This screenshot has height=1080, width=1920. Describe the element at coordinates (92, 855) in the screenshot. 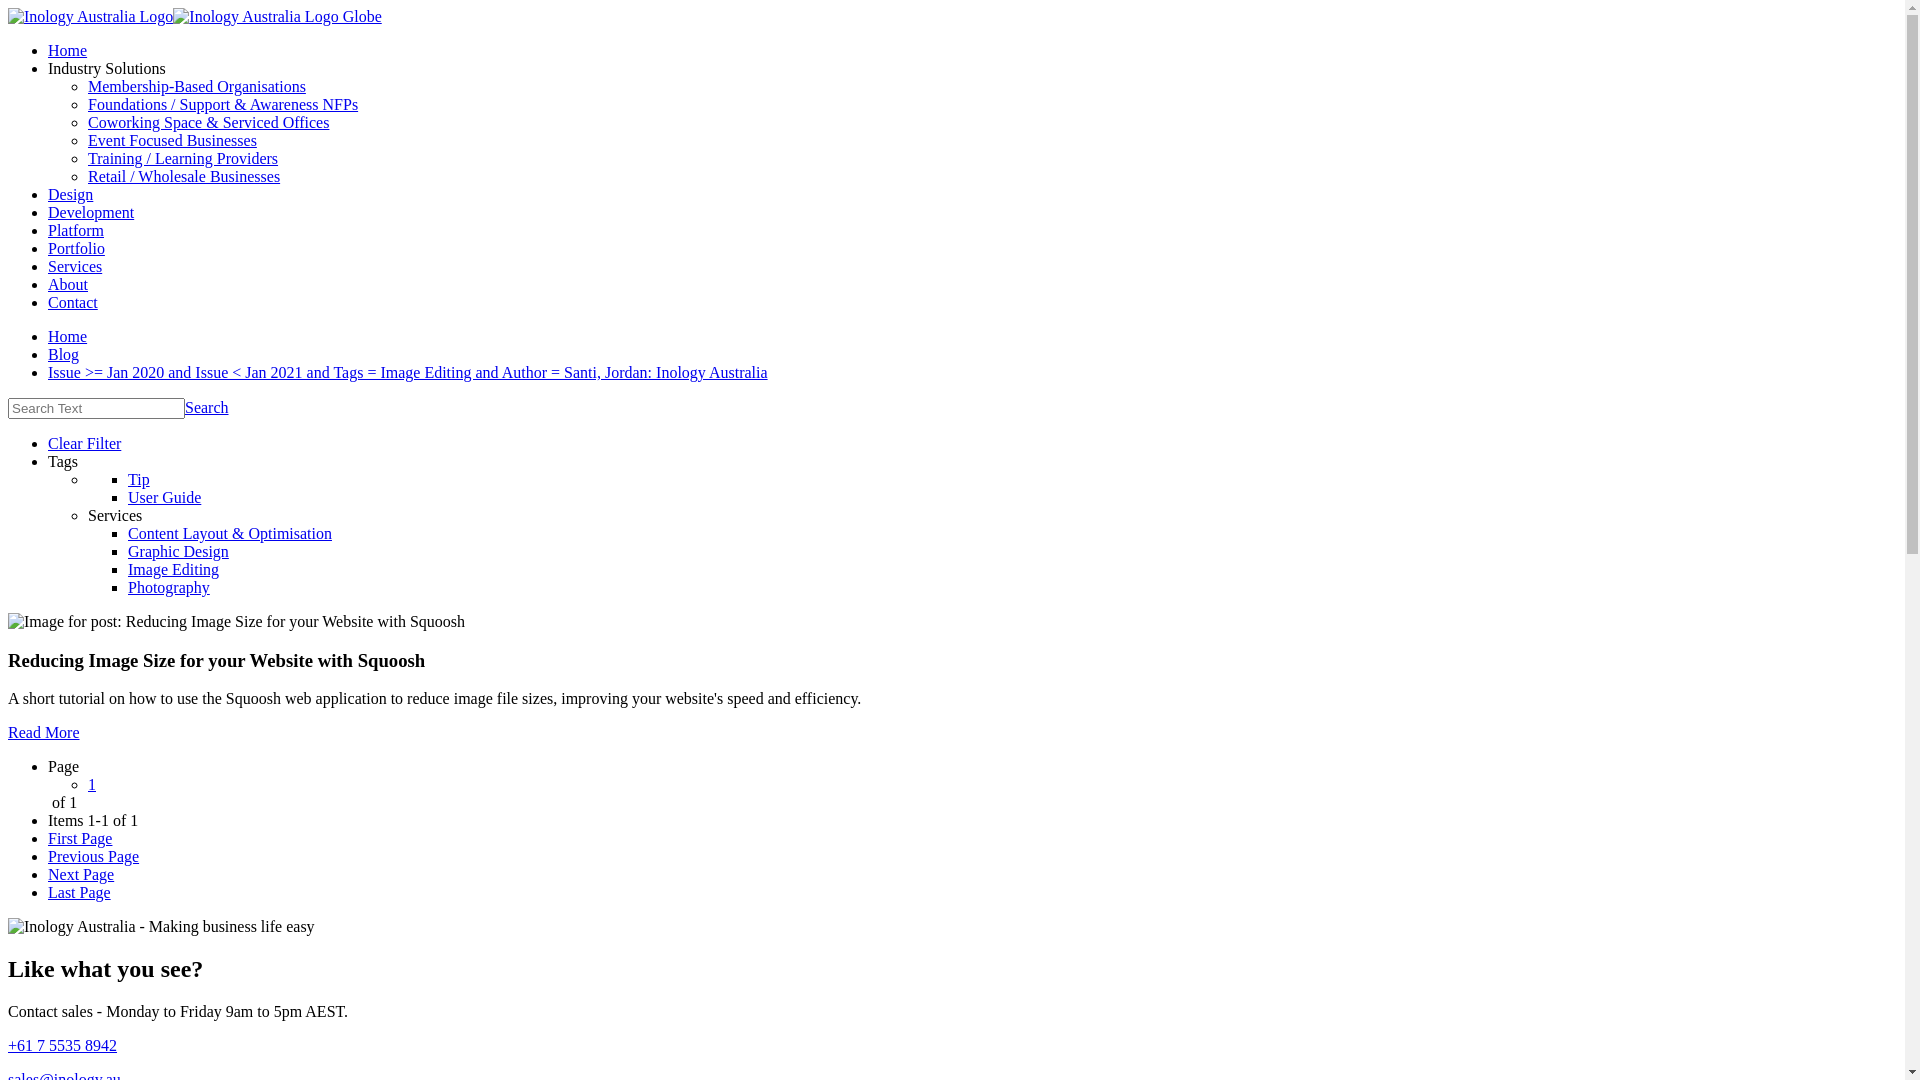

I see `'Previous Page'` at that location.